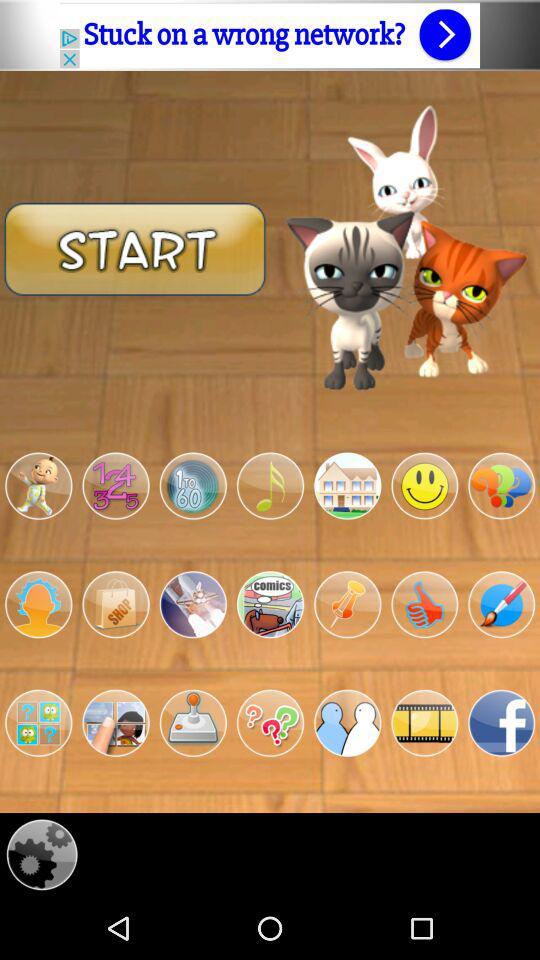 The height and width of the screenshot is (960, 540). I want to click on advertisers website, so click(270, 34).